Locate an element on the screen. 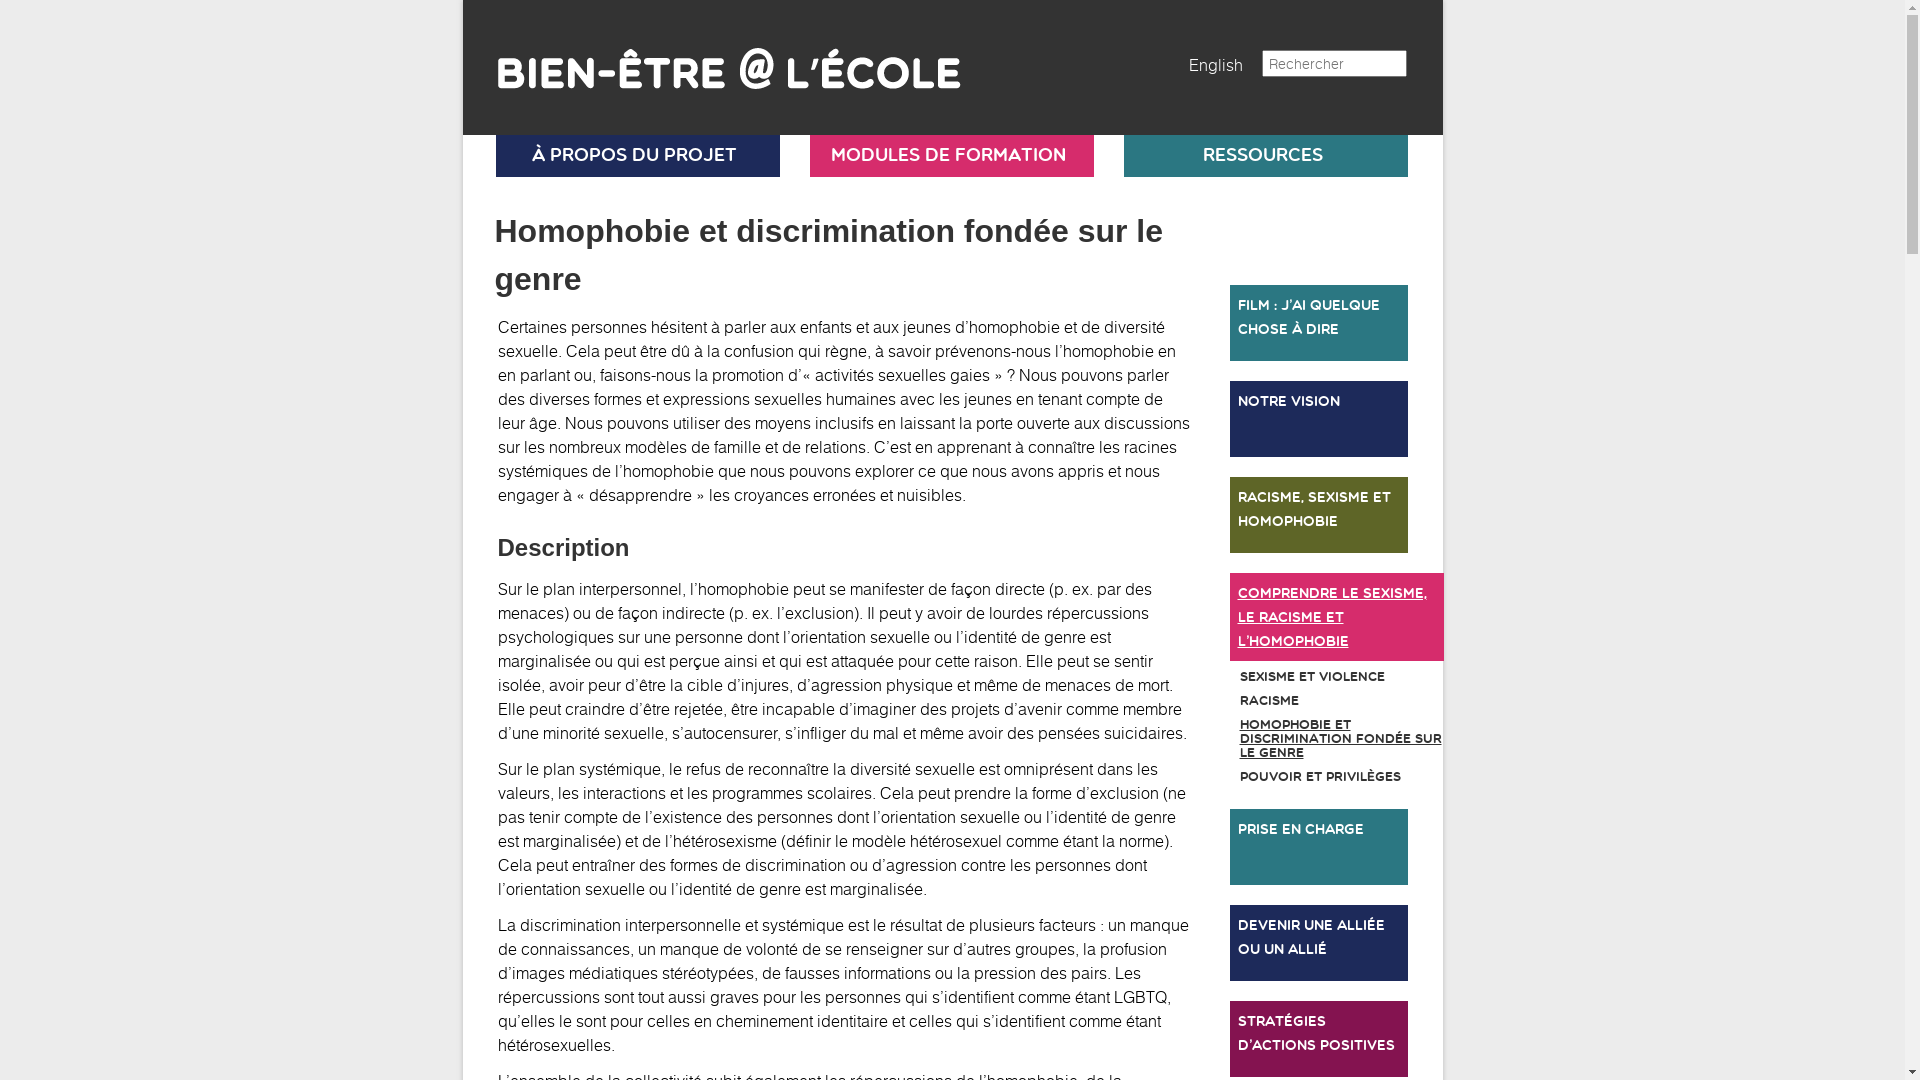 The width and height of the screenshot is (1920, 1080). 'Ressources' is located at coordinates (1261, 154).